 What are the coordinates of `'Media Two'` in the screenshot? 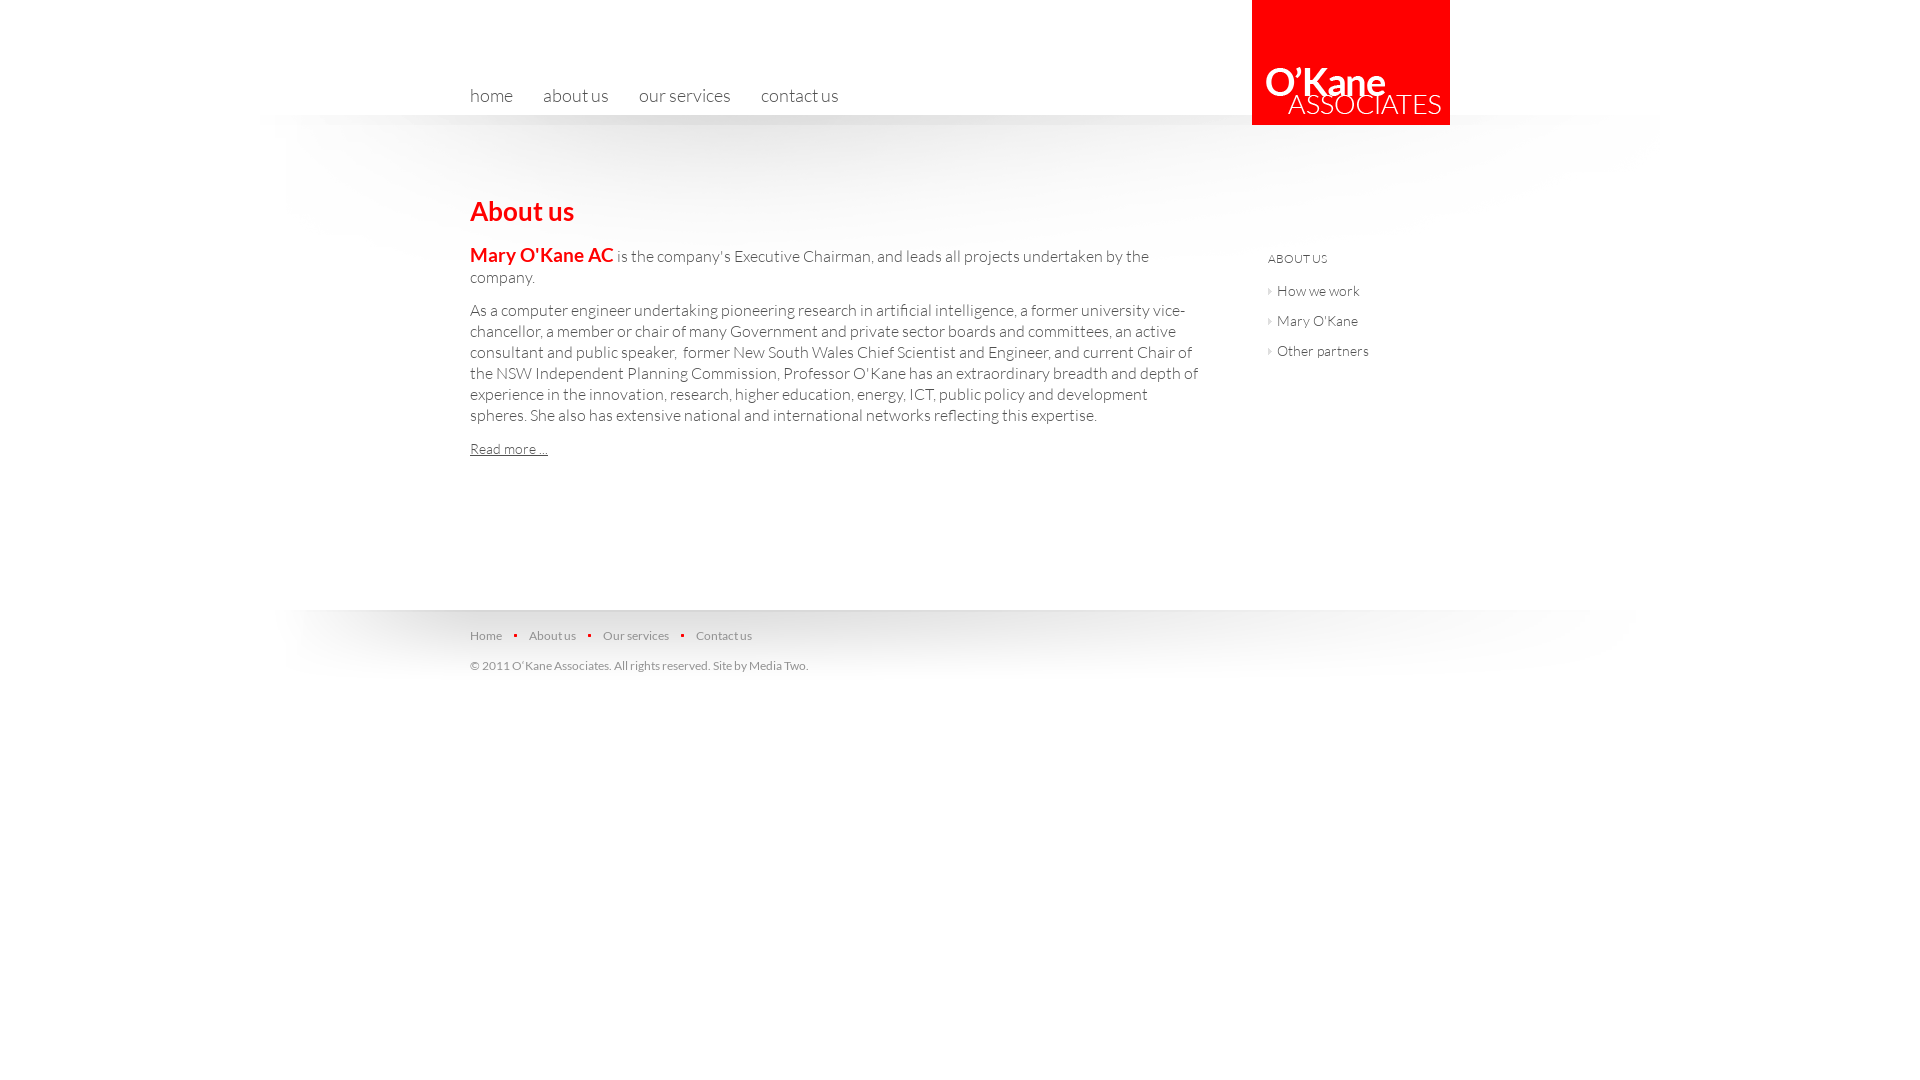 It's located at (776, 665).